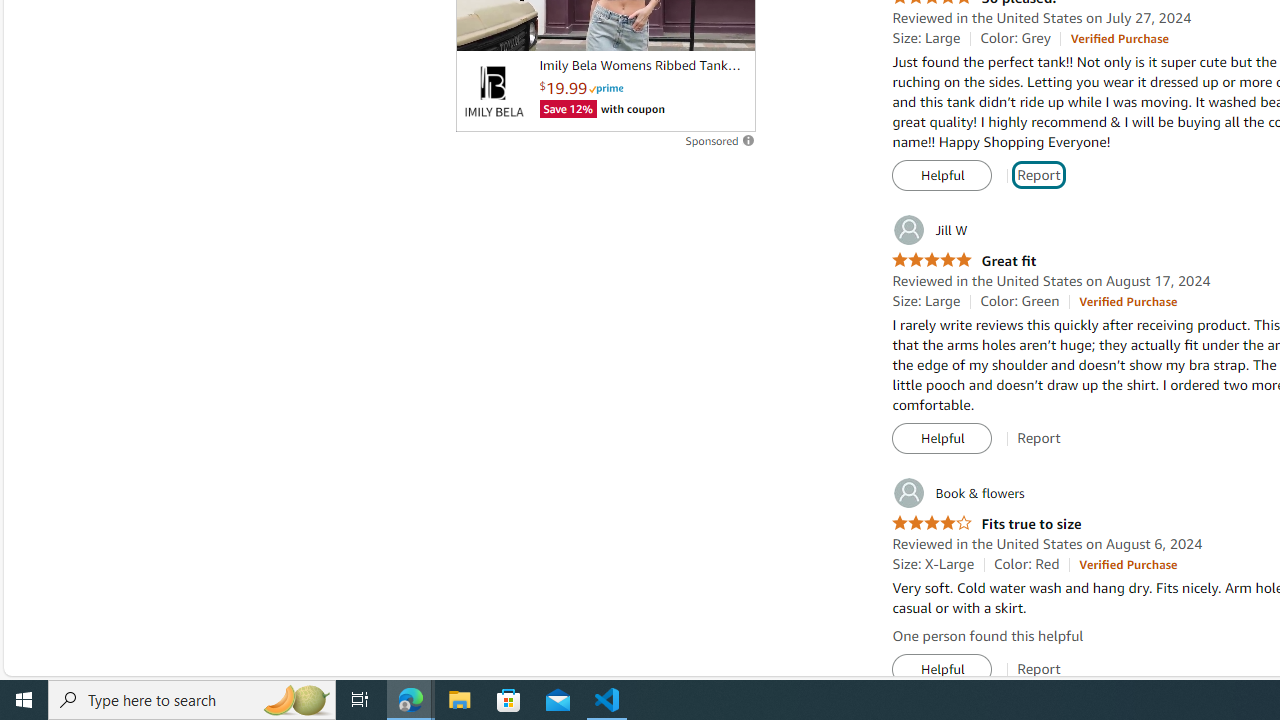 The image size is (1280, 720). I want to click on 'Prime', so click(605, 87).